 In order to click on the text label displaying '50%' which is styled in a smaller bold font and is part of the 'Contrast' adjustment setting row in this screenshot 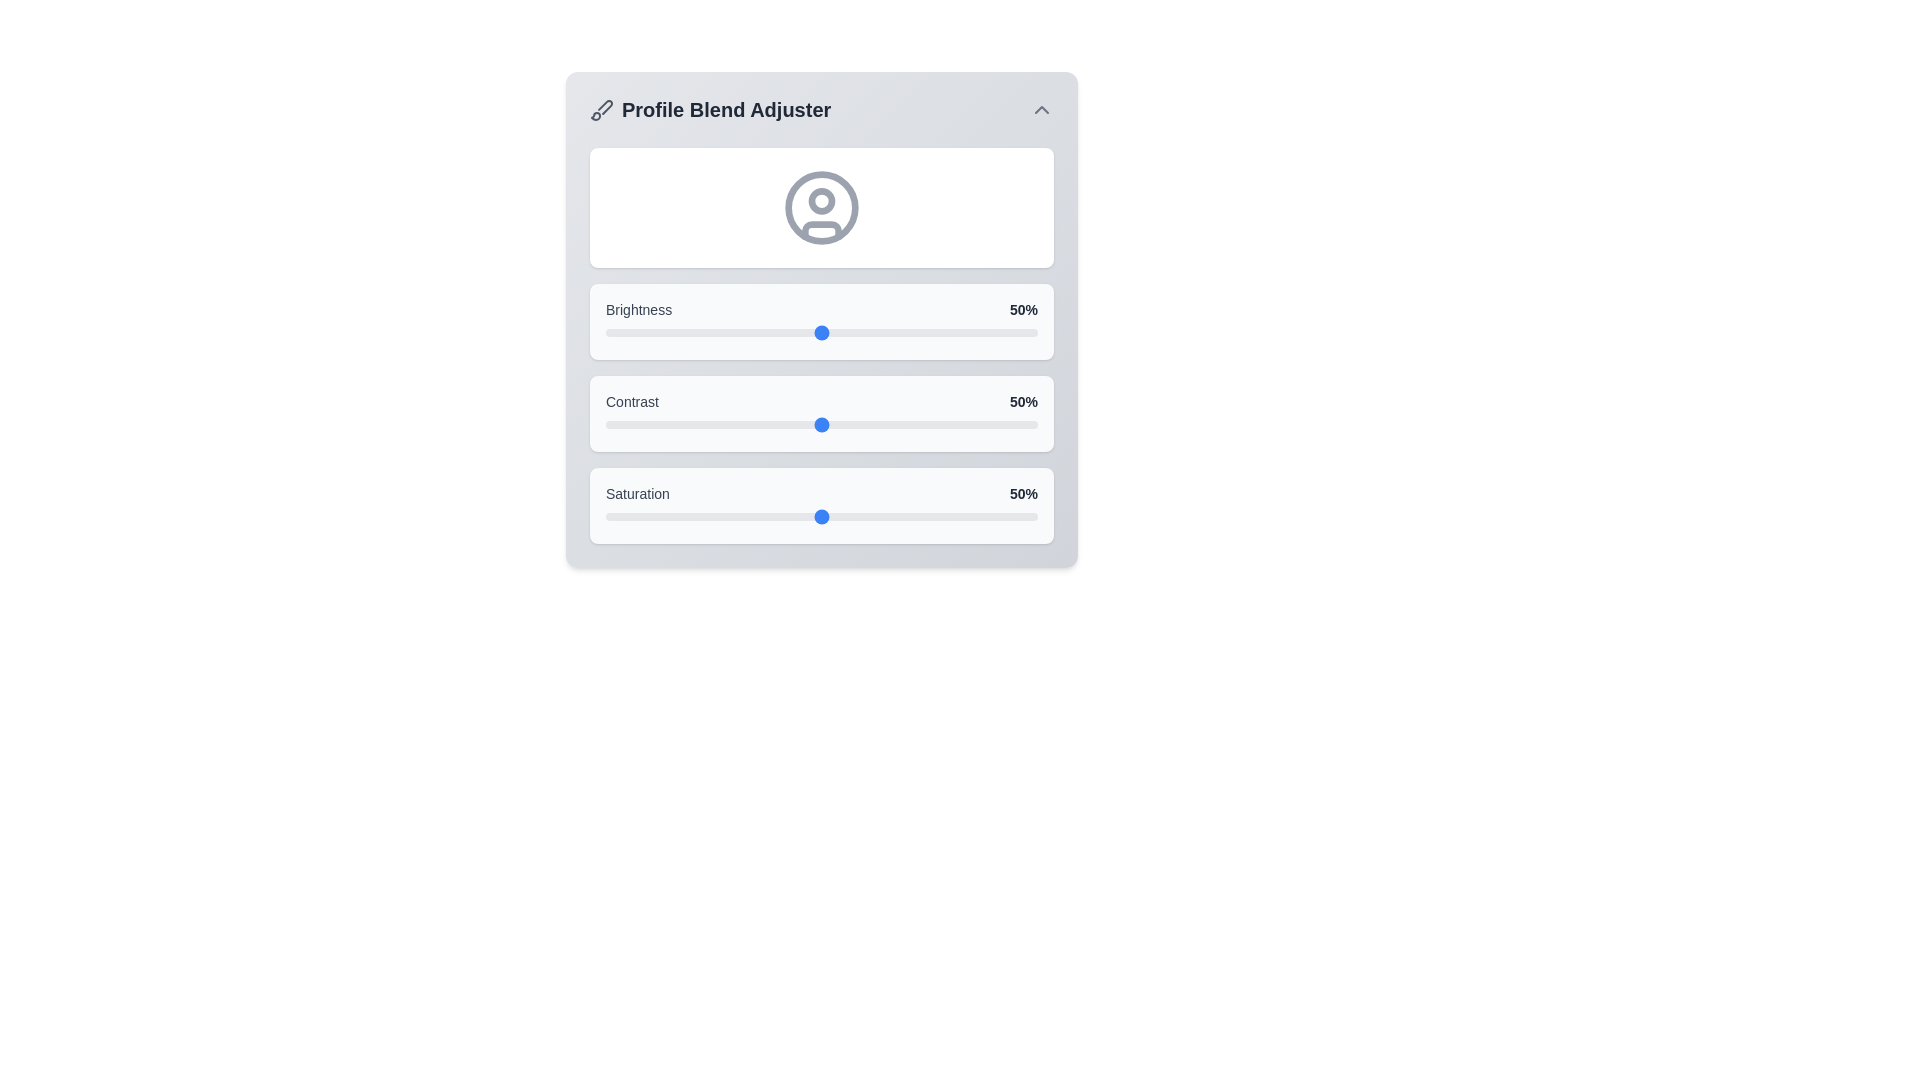, I will do `click(1023, 401)`.